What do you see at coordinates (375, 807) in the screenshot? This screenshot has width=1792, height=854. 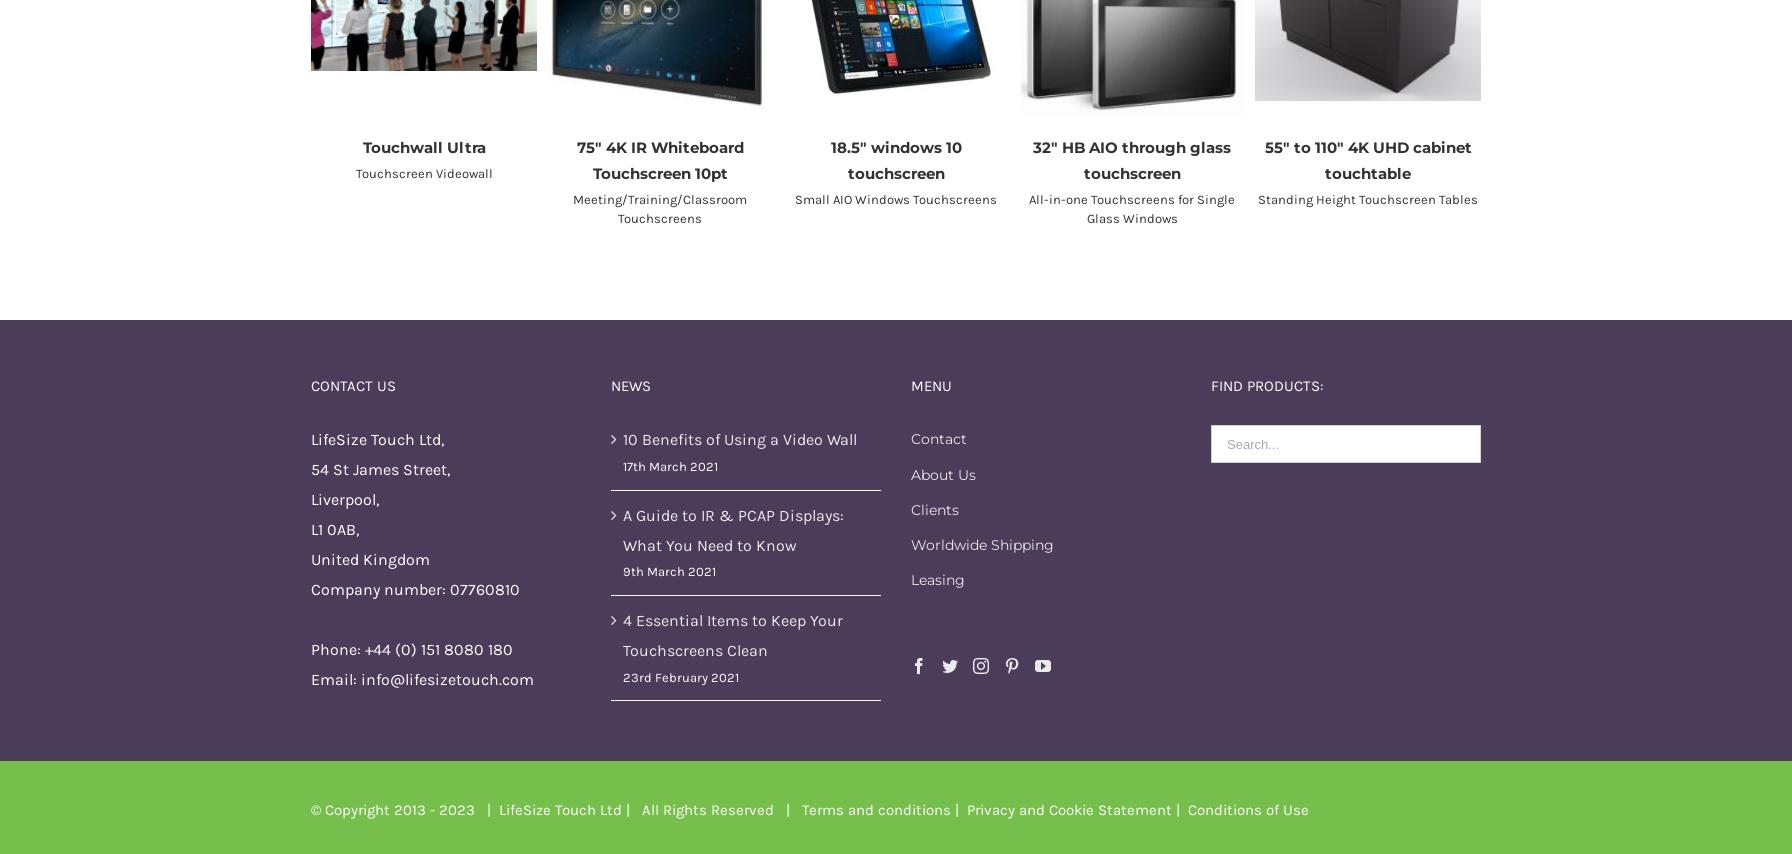 I see `'© Copyright 2013 -'` at bounding box center [375, 807].